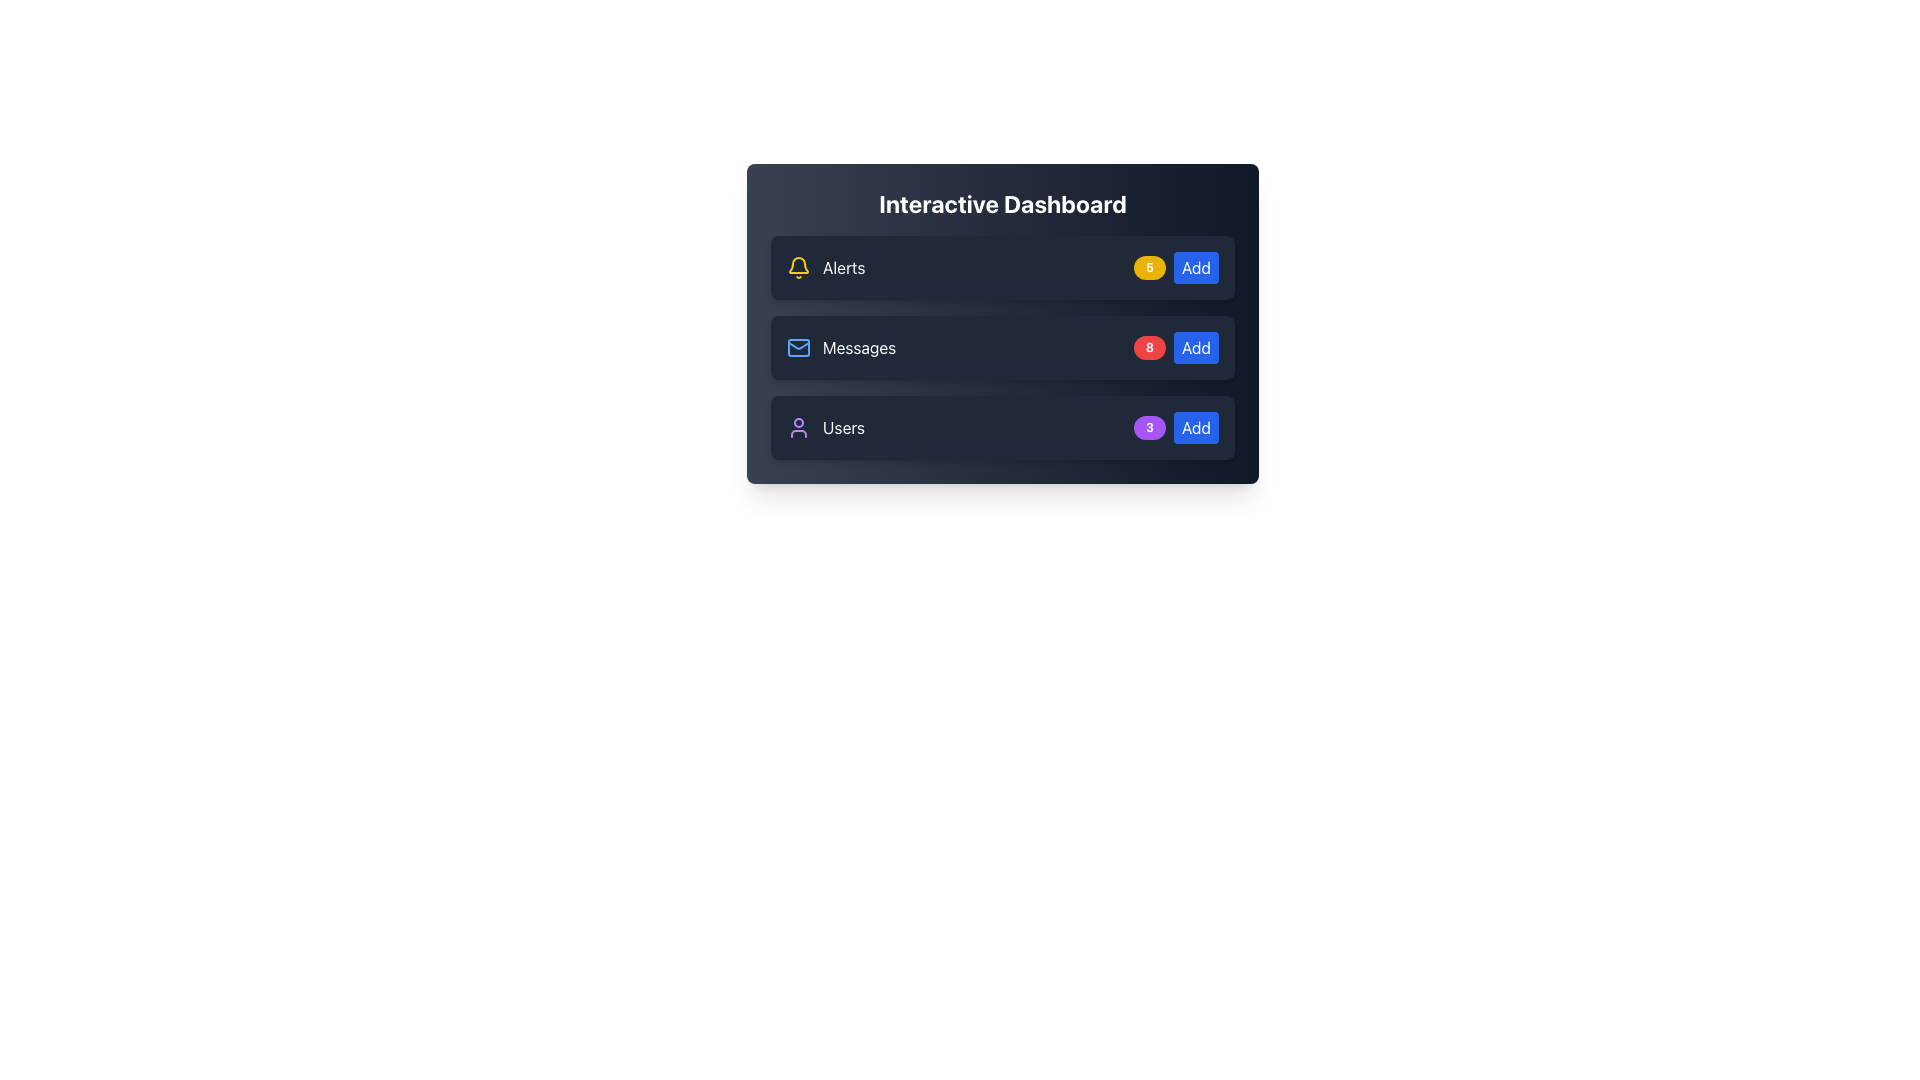 The width and height of the screenshot is (1920, 1080). I want to click on the 'Messages' text label, which is the second item in a vertically stacked list and is aligned to the right of an envelope icon, so click(841, 346).